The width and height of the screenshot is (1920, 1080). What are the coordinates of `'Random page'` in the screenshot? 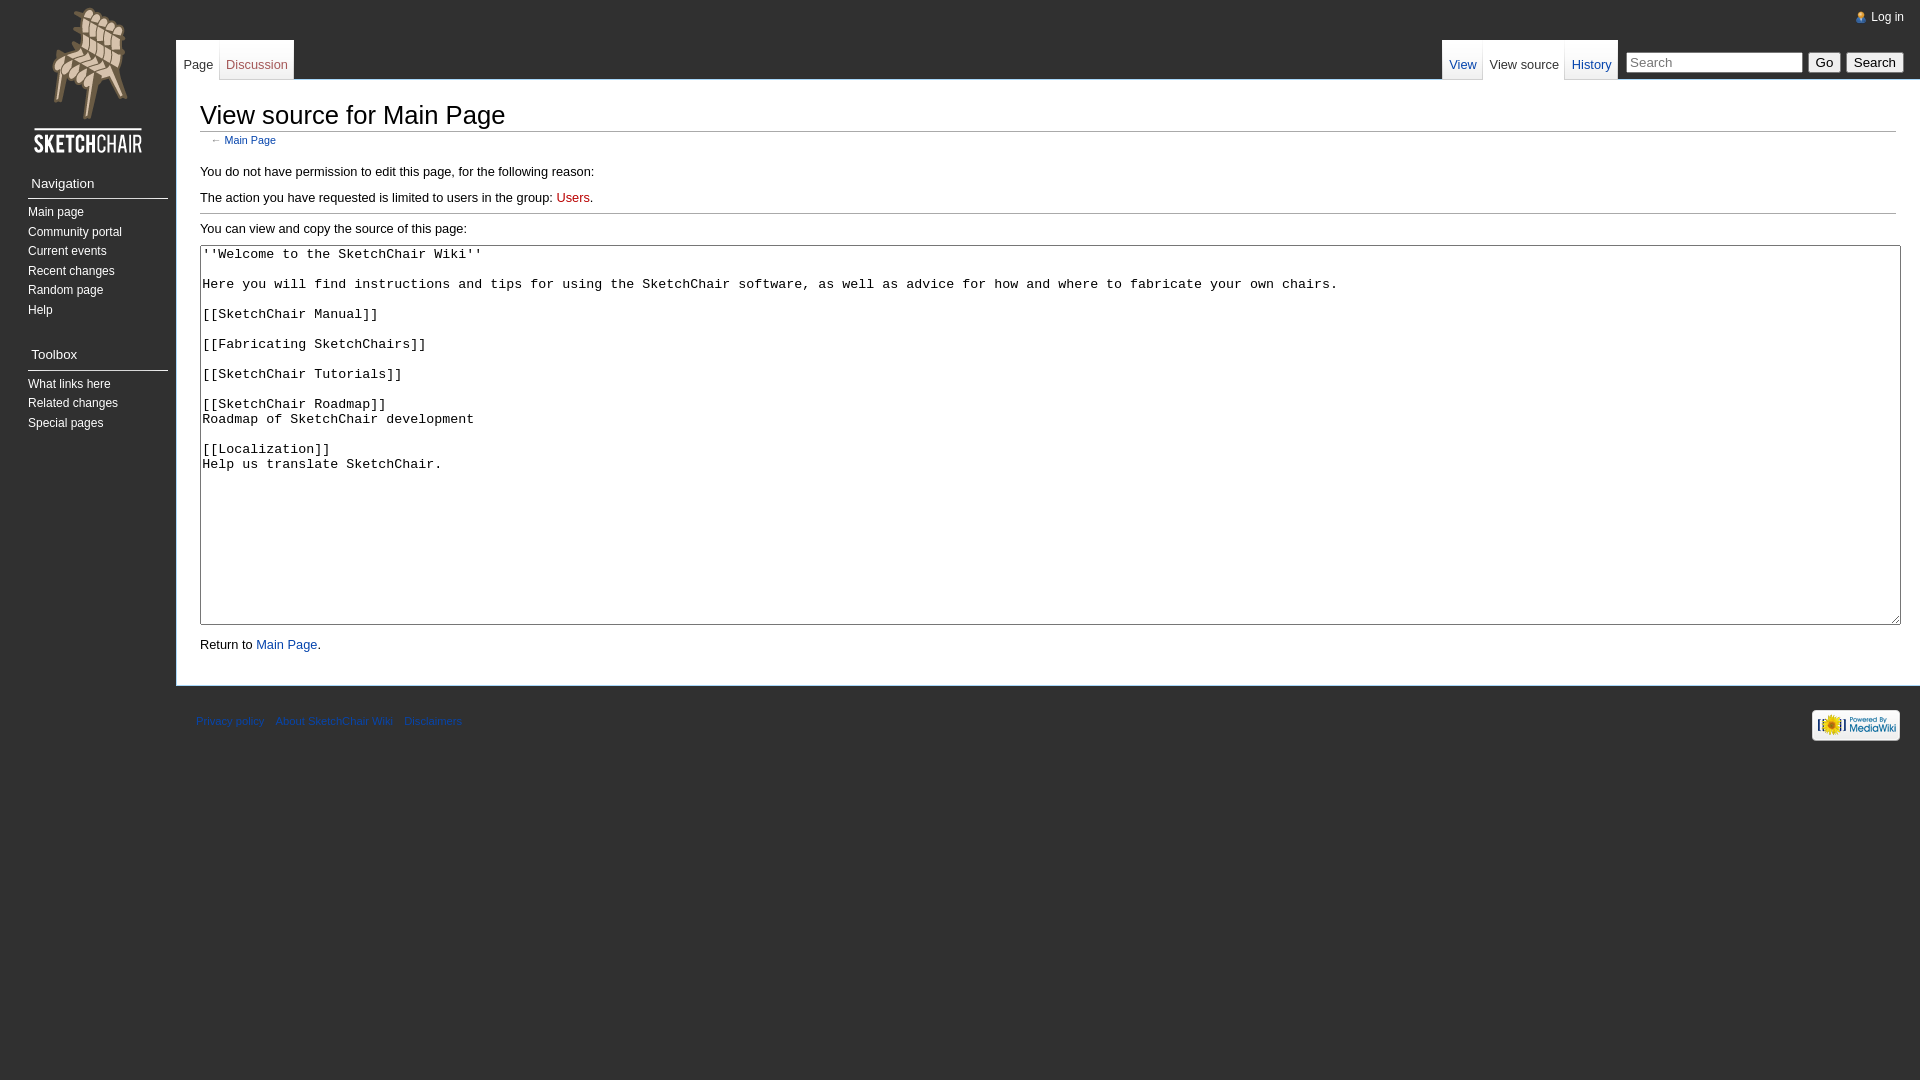 It's located at (65, 289).